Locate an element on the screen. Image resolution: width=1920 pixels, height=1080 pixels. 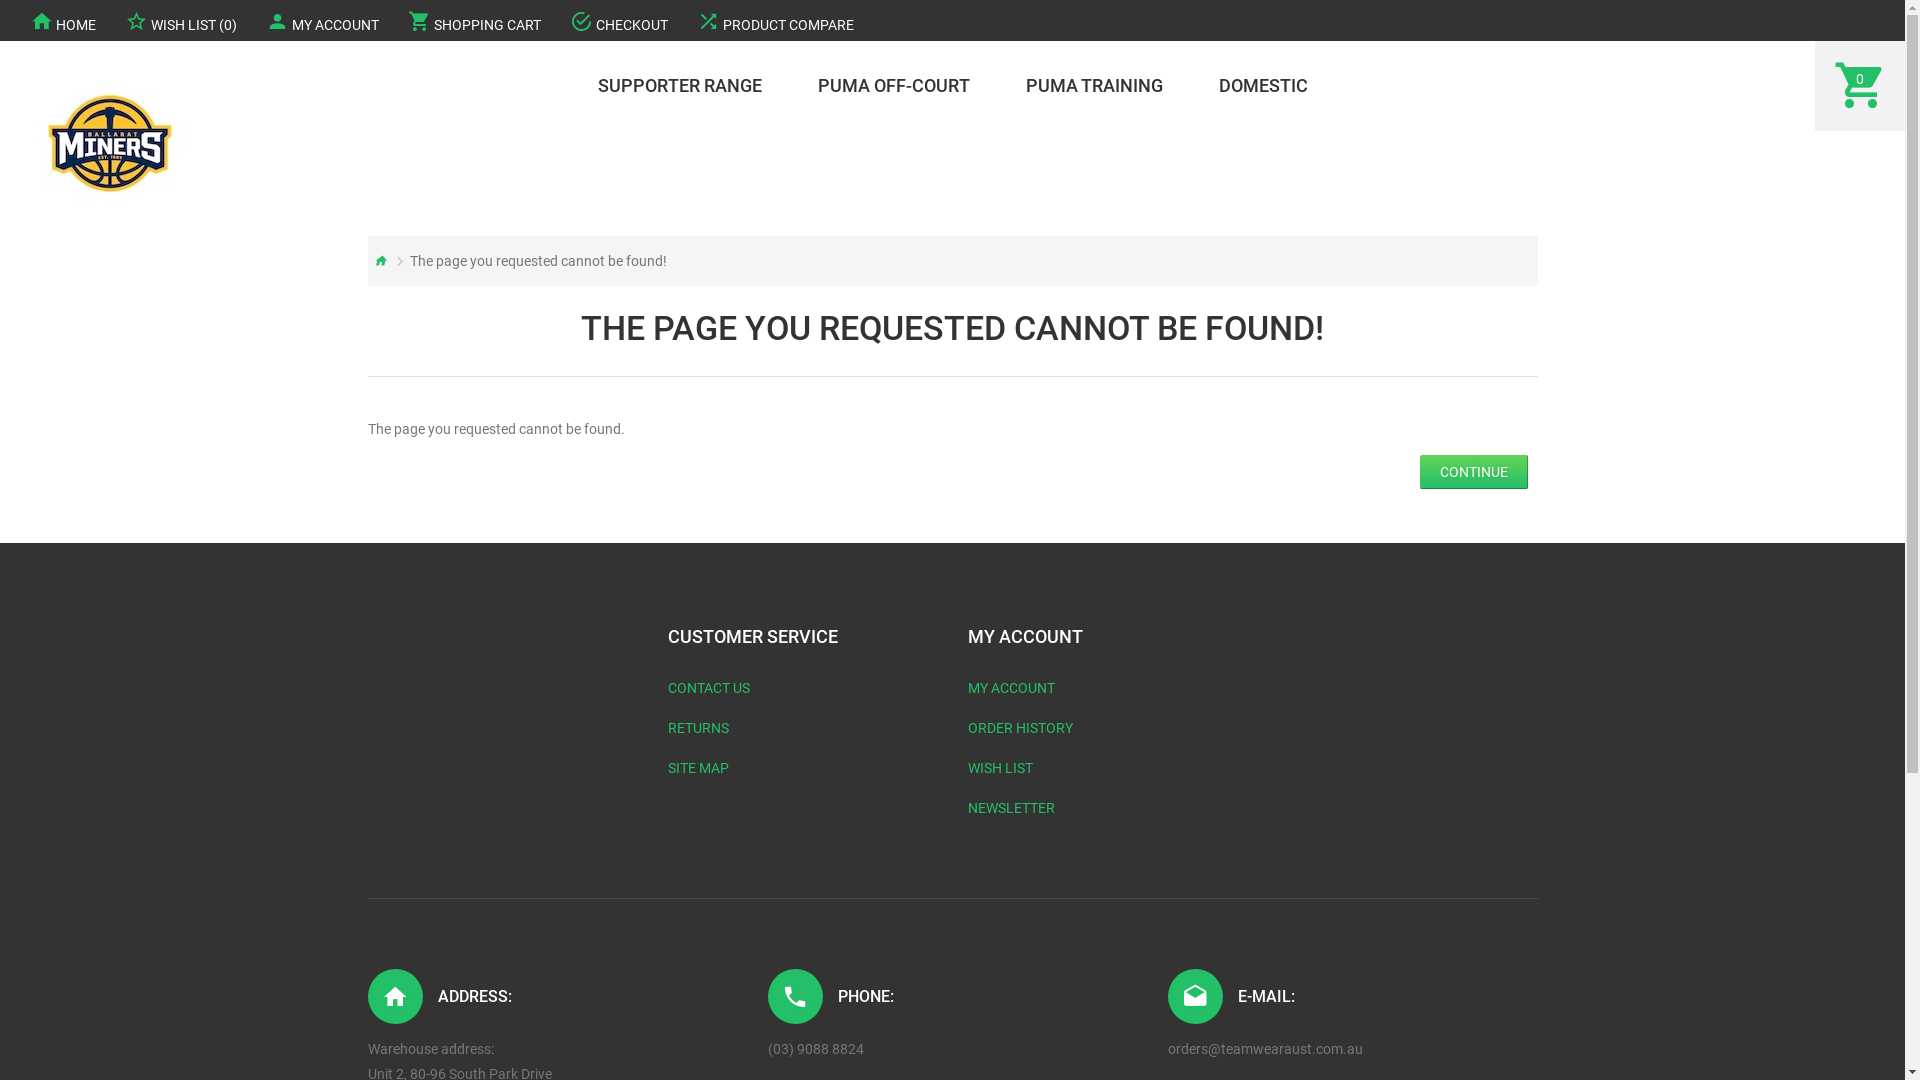
'ORDER HISTORY' is located at coordinates (1020, 728).